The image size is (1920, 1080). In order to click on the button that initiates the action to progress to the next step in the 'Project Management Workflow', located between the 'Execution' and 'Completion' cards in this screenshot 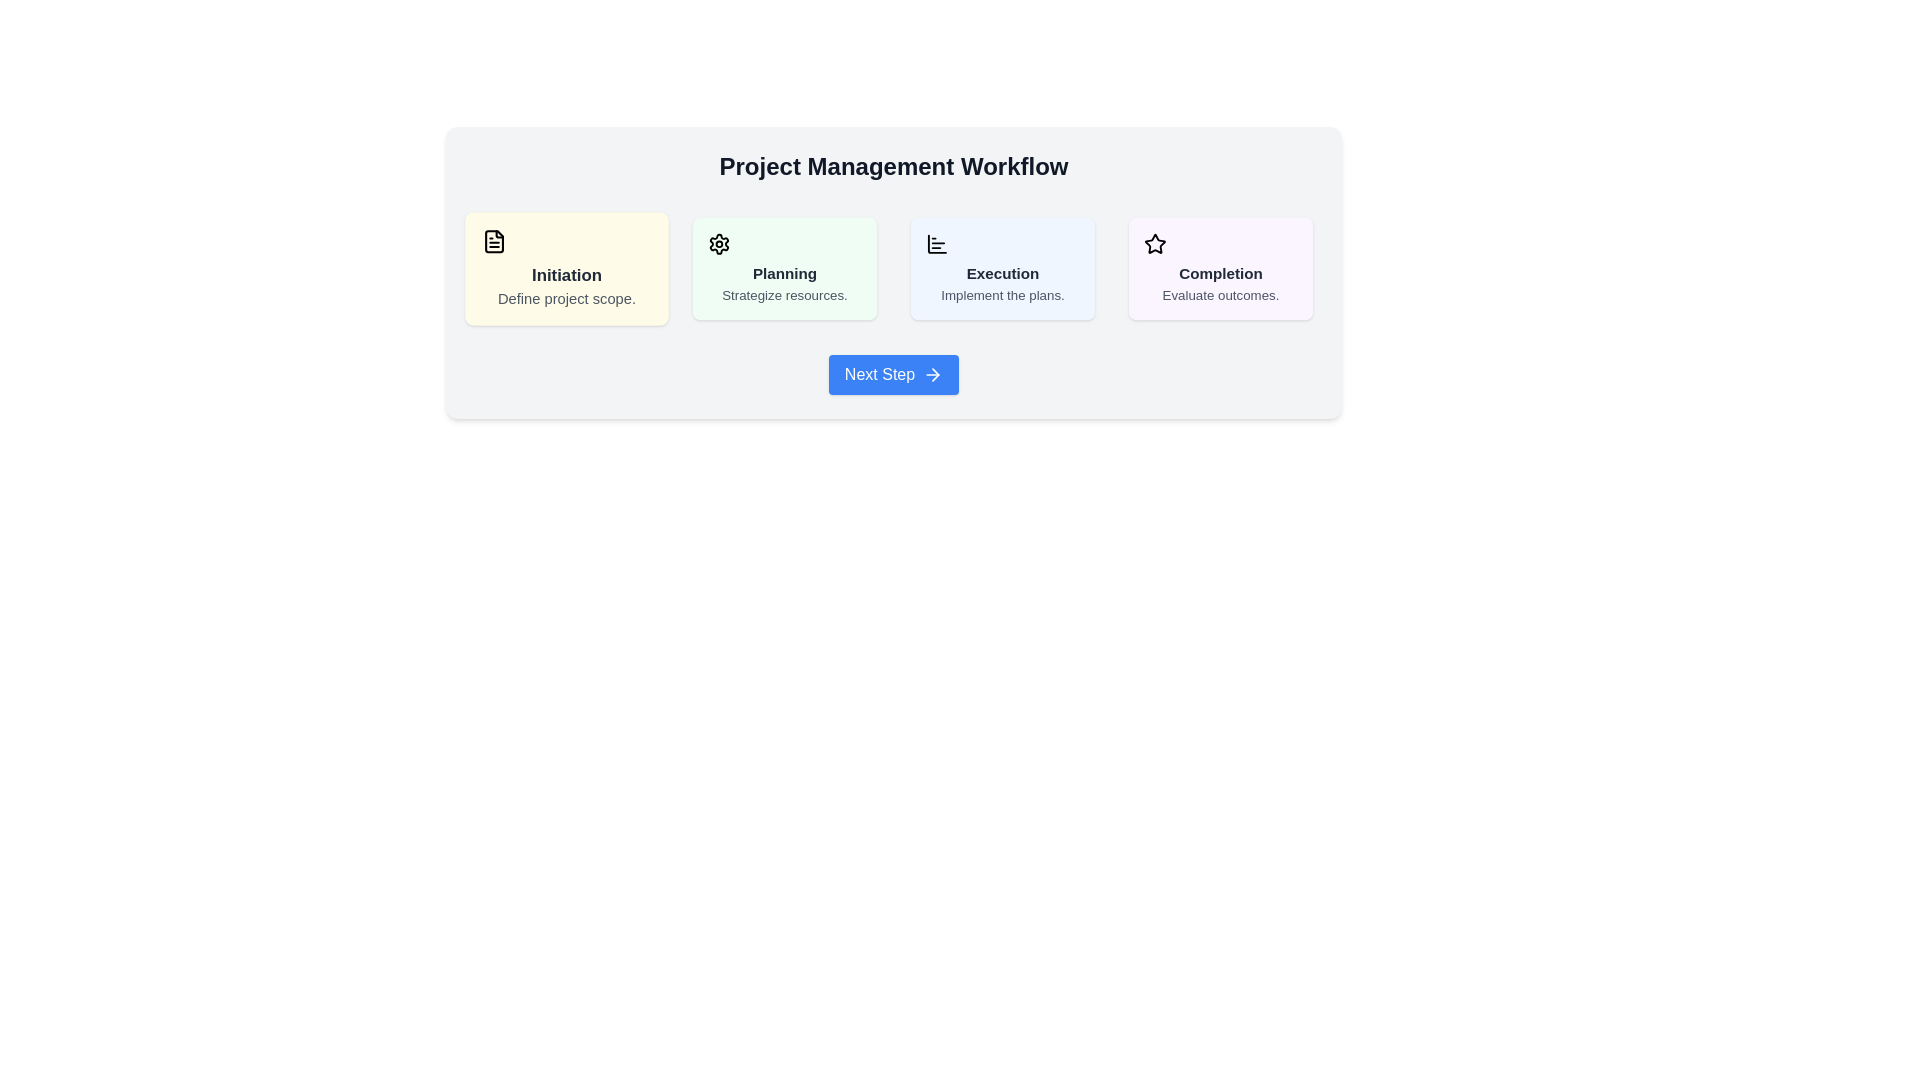, I will do `click(892, 374)`.